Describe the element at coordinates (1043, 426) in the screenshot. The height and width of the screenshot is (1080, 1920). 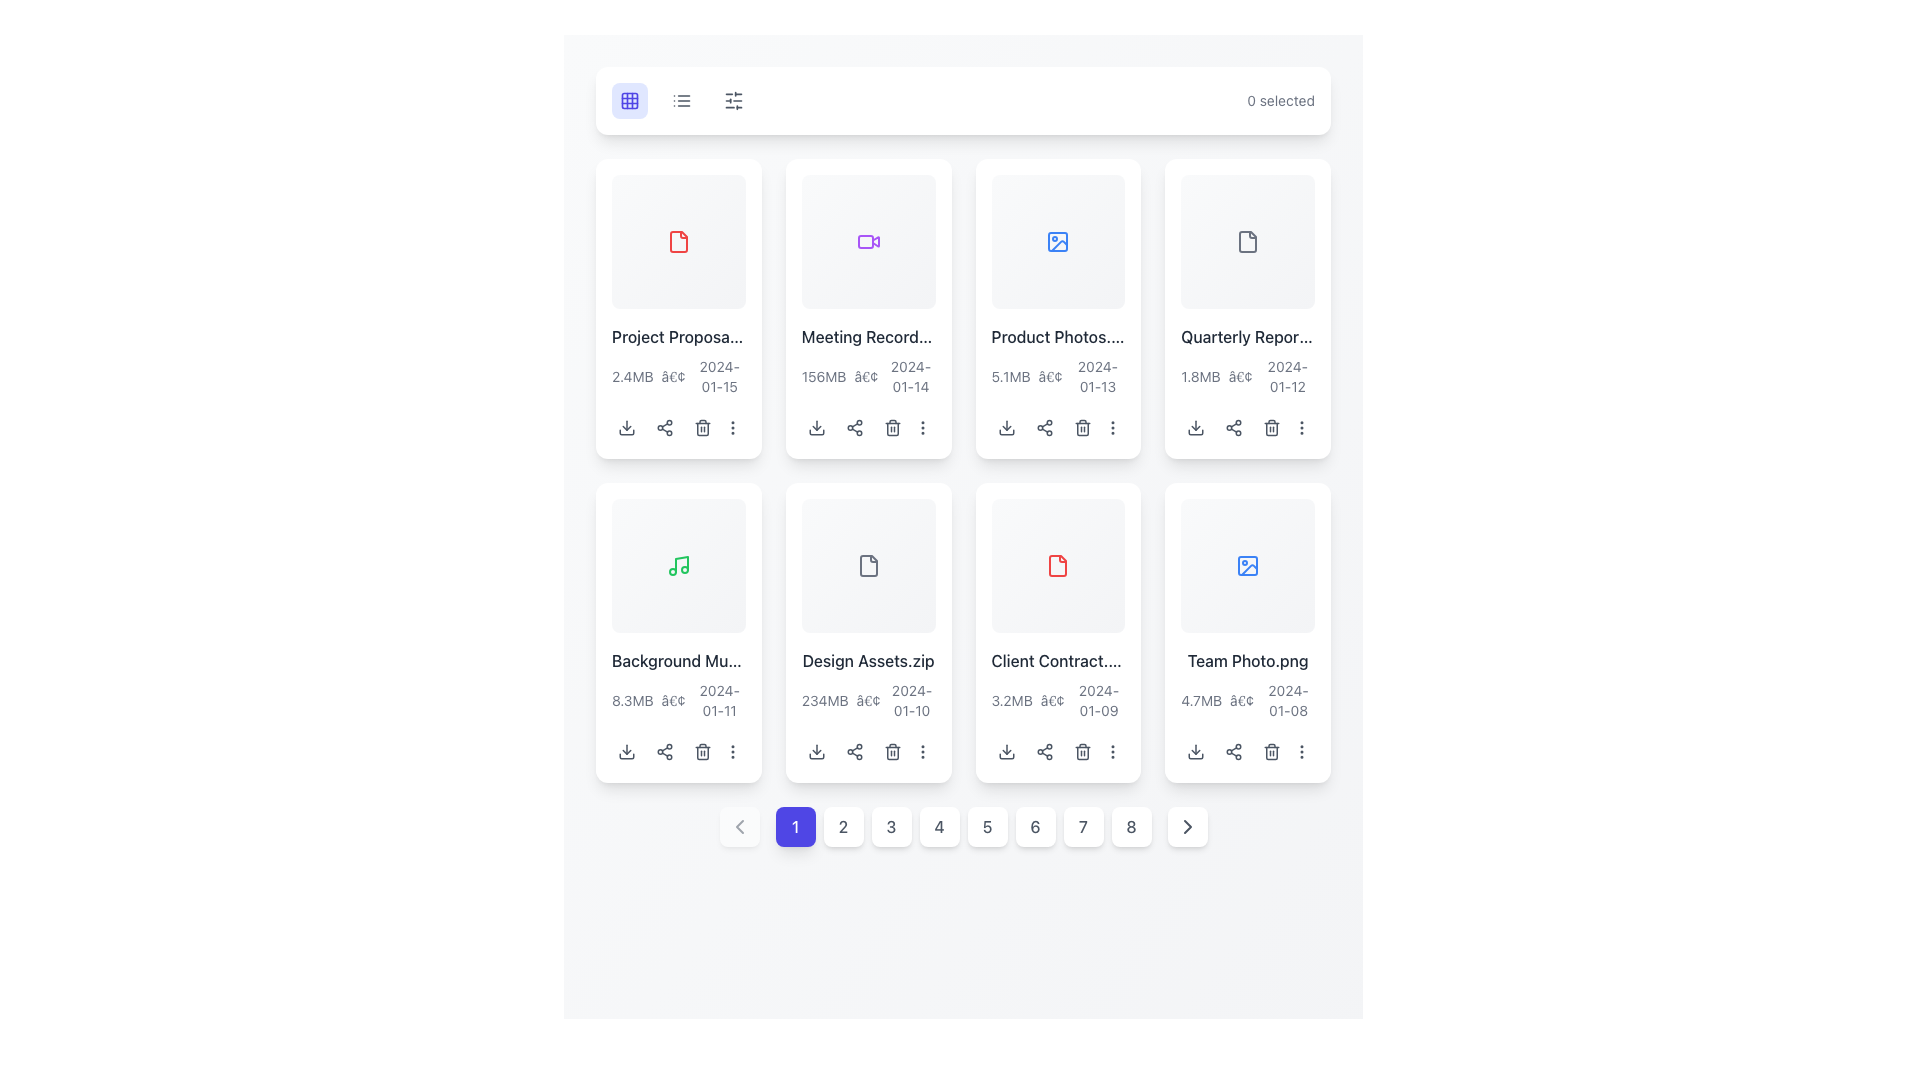
I see `the share button located below the 'Product Photos' card in the second row and third column of the grid layout to initiate sharing` at that location.